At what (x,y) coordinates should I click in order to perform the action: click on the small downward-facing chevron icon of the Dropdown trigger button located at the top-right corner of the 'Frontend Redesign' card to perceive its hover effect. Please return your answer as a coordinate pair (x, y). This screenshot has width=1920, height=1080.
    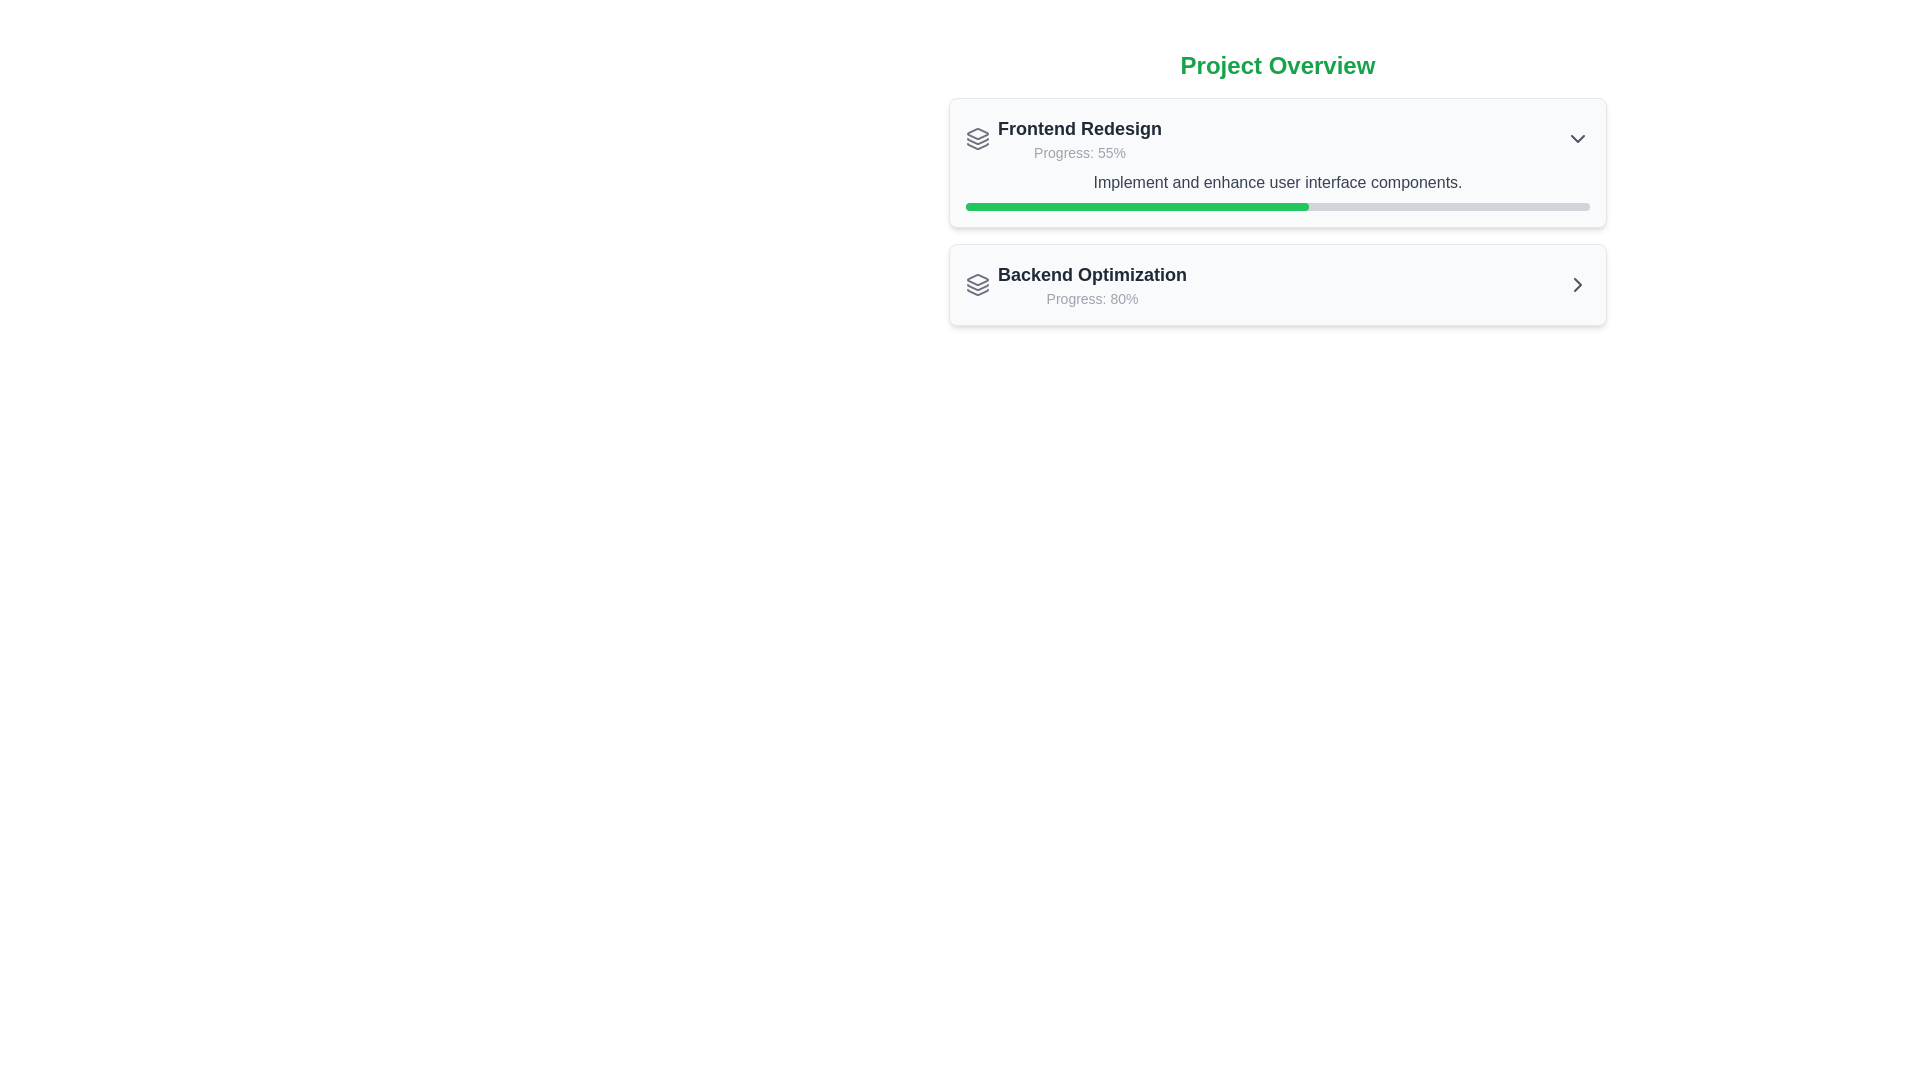
    Looking at the image, I should click on (1577, 137).